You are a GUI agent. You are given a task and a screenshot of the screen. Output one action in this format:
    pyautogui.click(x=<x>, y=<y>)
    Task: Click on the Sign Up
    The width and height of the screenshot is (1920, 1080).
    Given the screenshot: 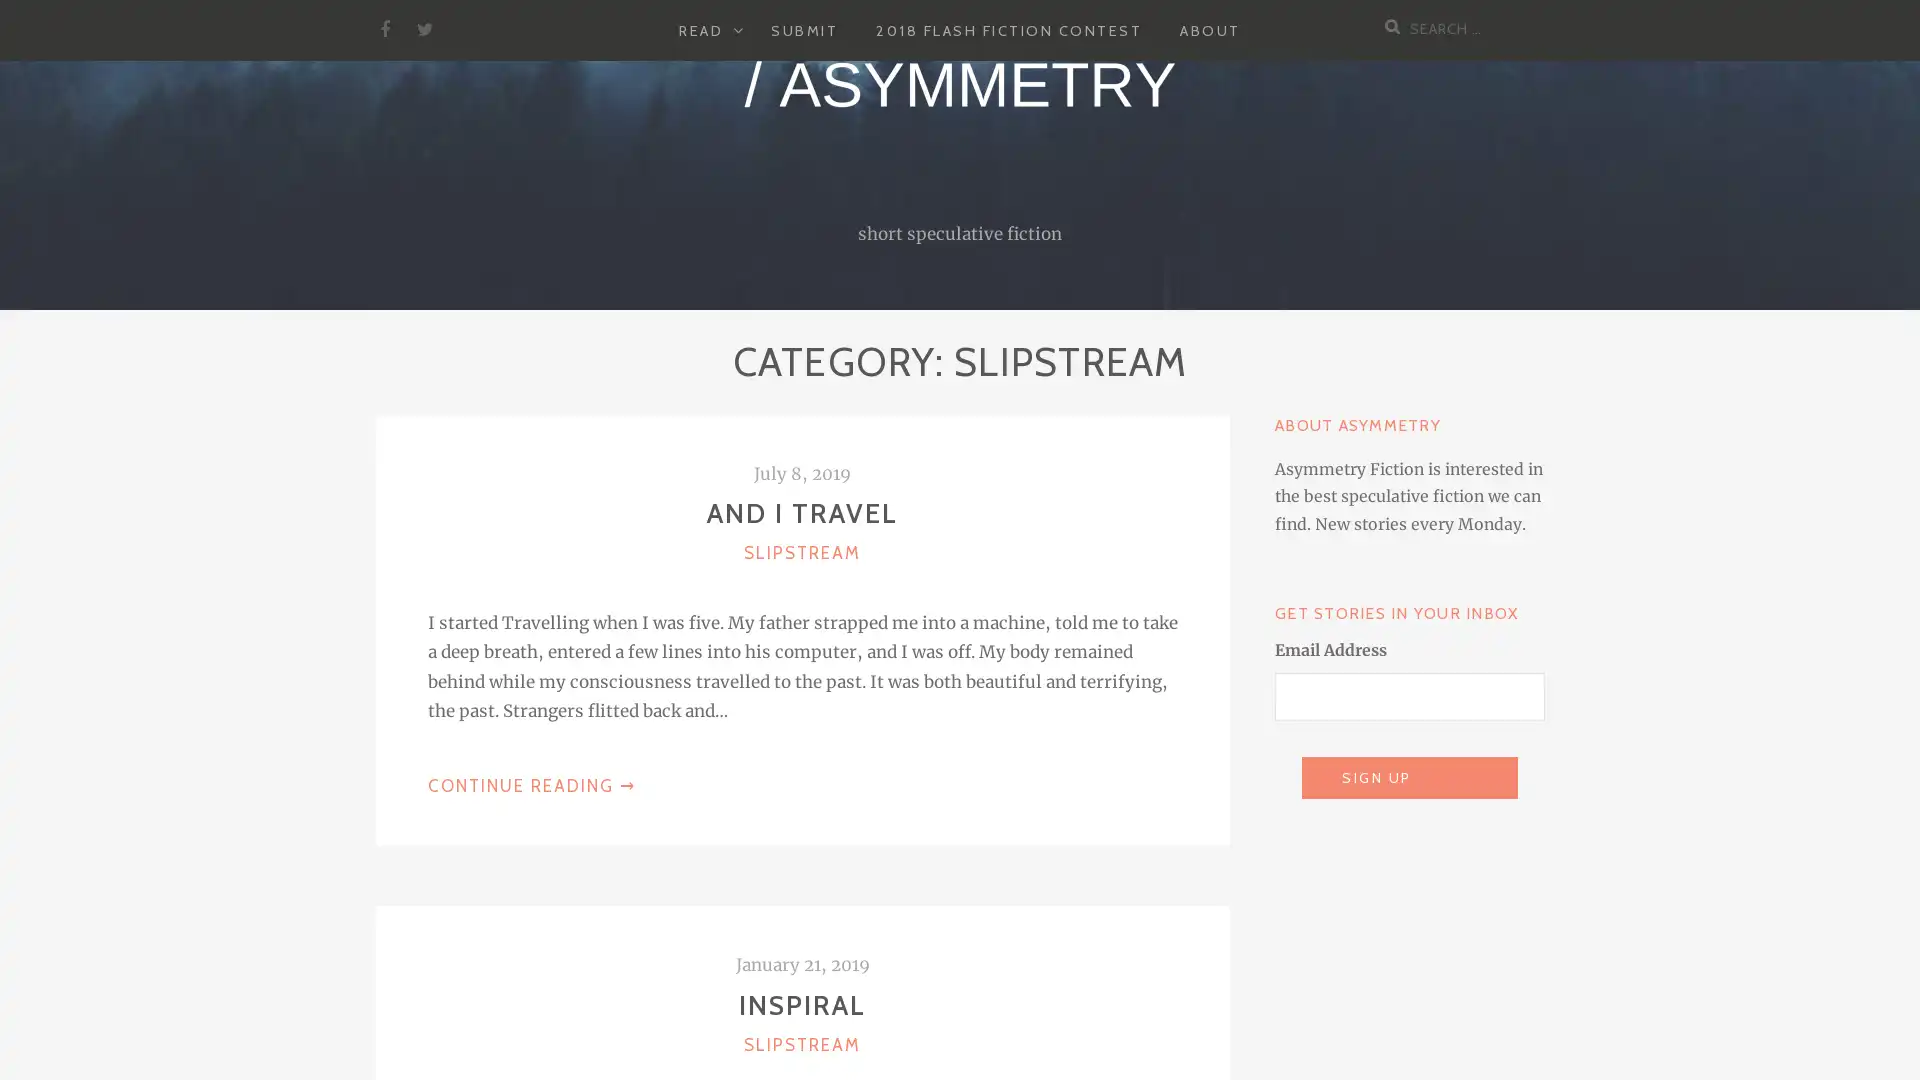 What is the action you would take?
    pyautogui.click(x=1409, y=775)
    